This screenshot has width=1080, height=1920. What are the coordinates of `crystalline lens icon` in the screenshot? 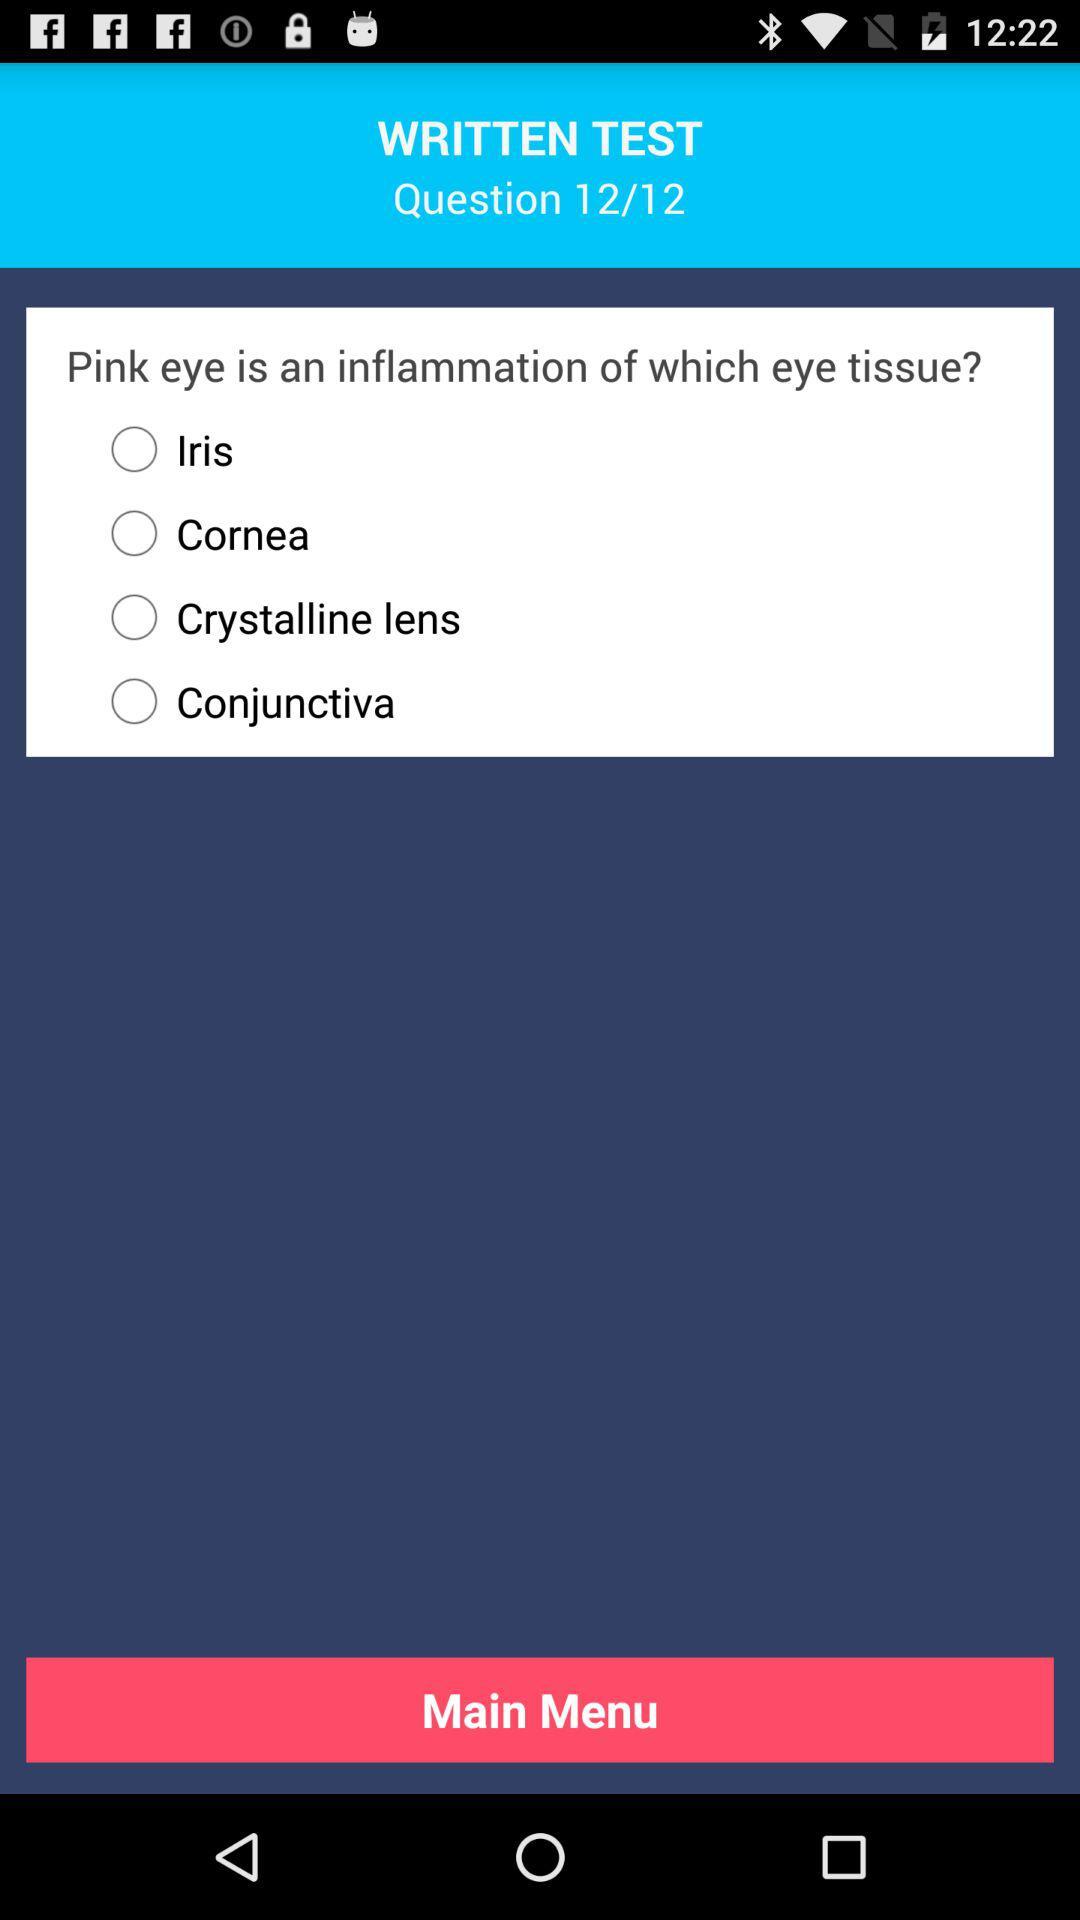 It's located at (553, 616).